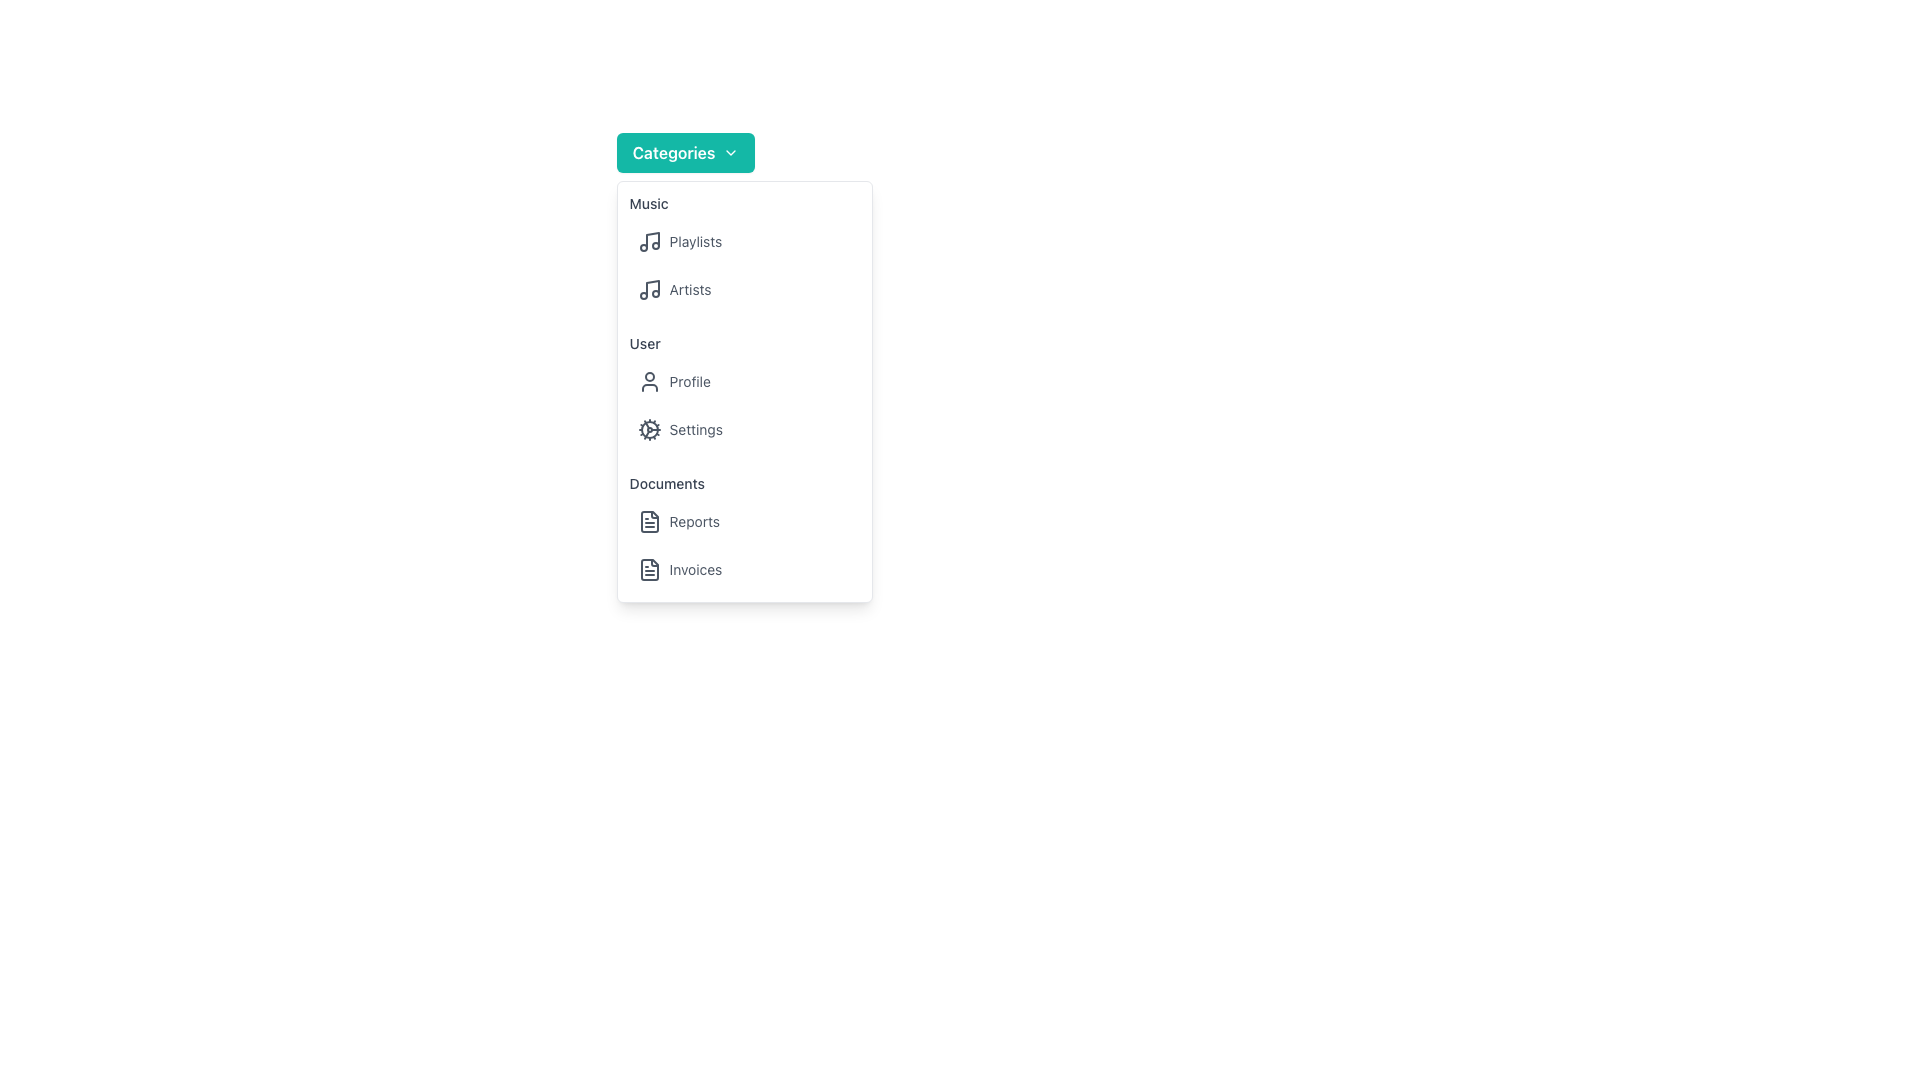 The height and width of the screenshot is (1080, 1920). What do you see at coordinates (649, 289) in the screenshot?
I see `the musical note icon located in the 'Artists' menu item under the 'Music' section` at bounding box center [649, 289].